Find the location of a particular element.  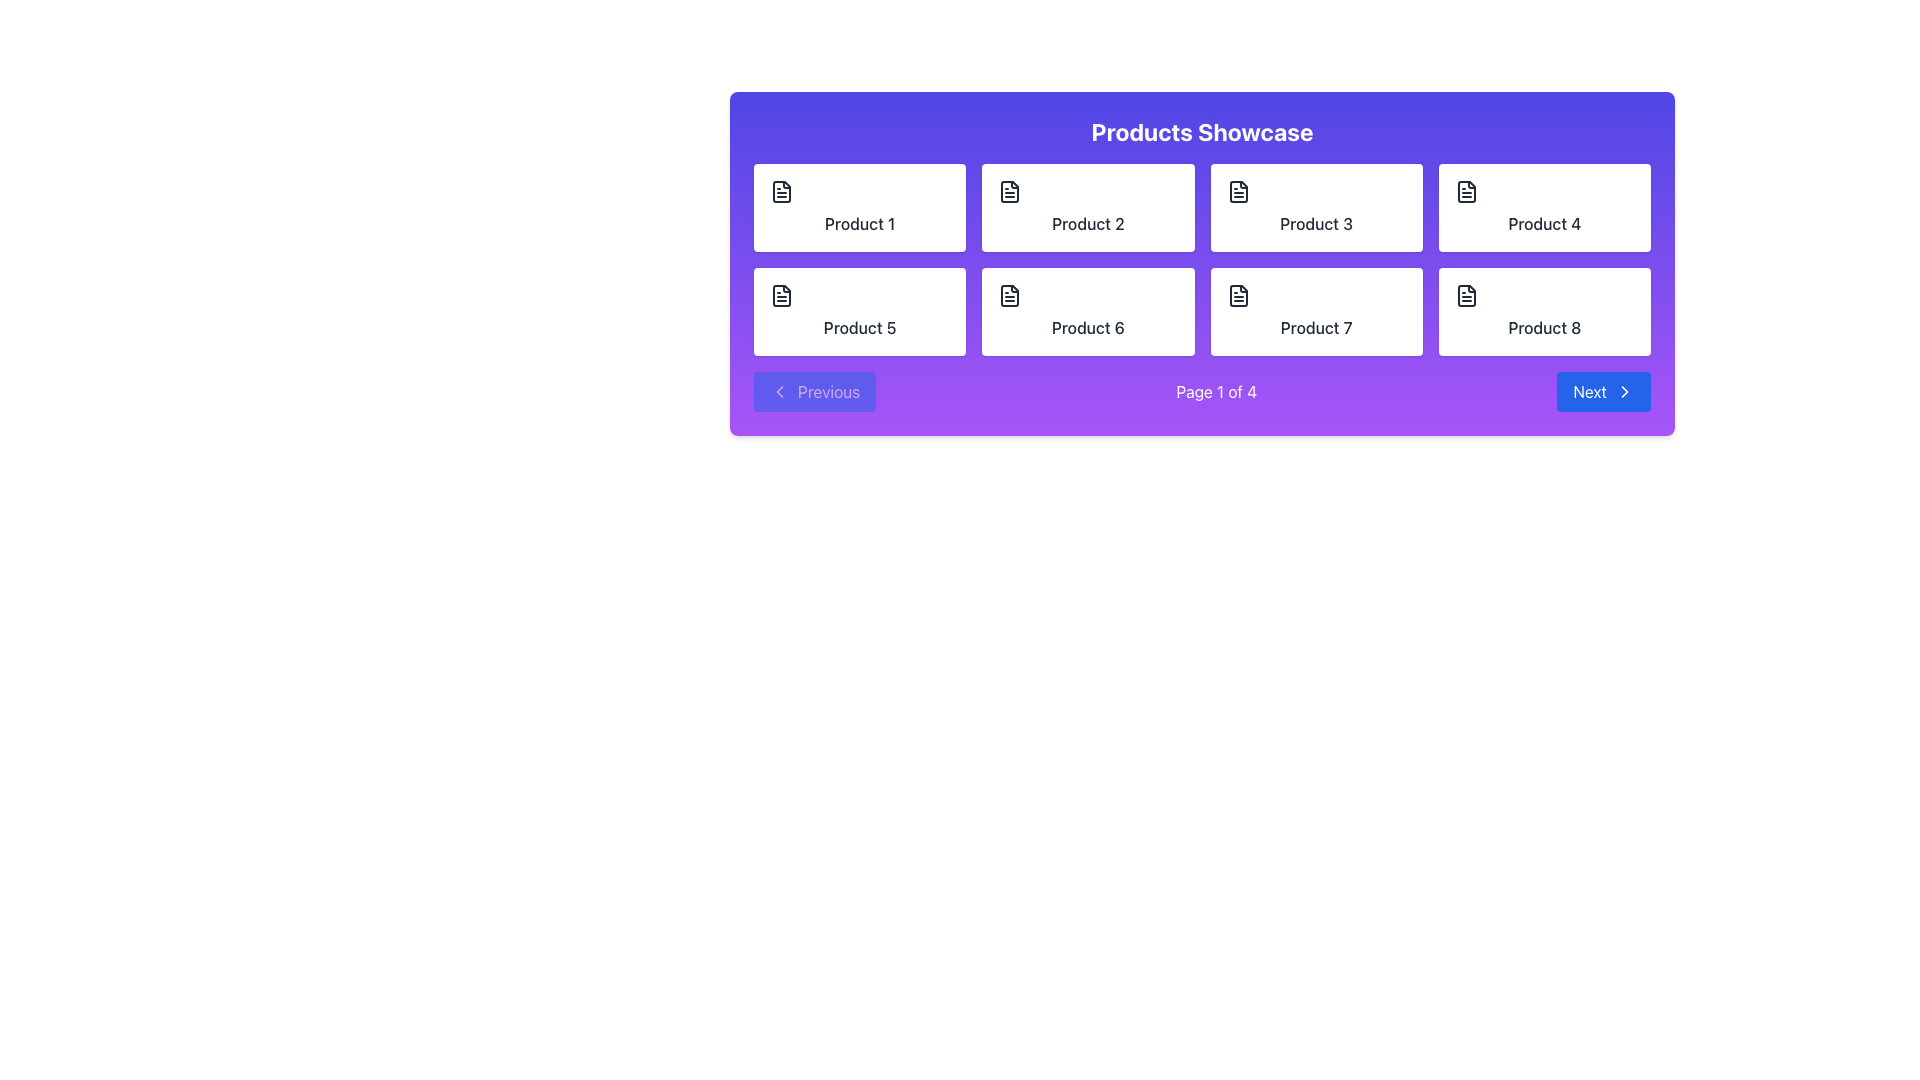

the document icon with horizontal lines inside the white box labeled 'Product 7' in the grid layout on a purple background is located at coordinates (1237, 296).